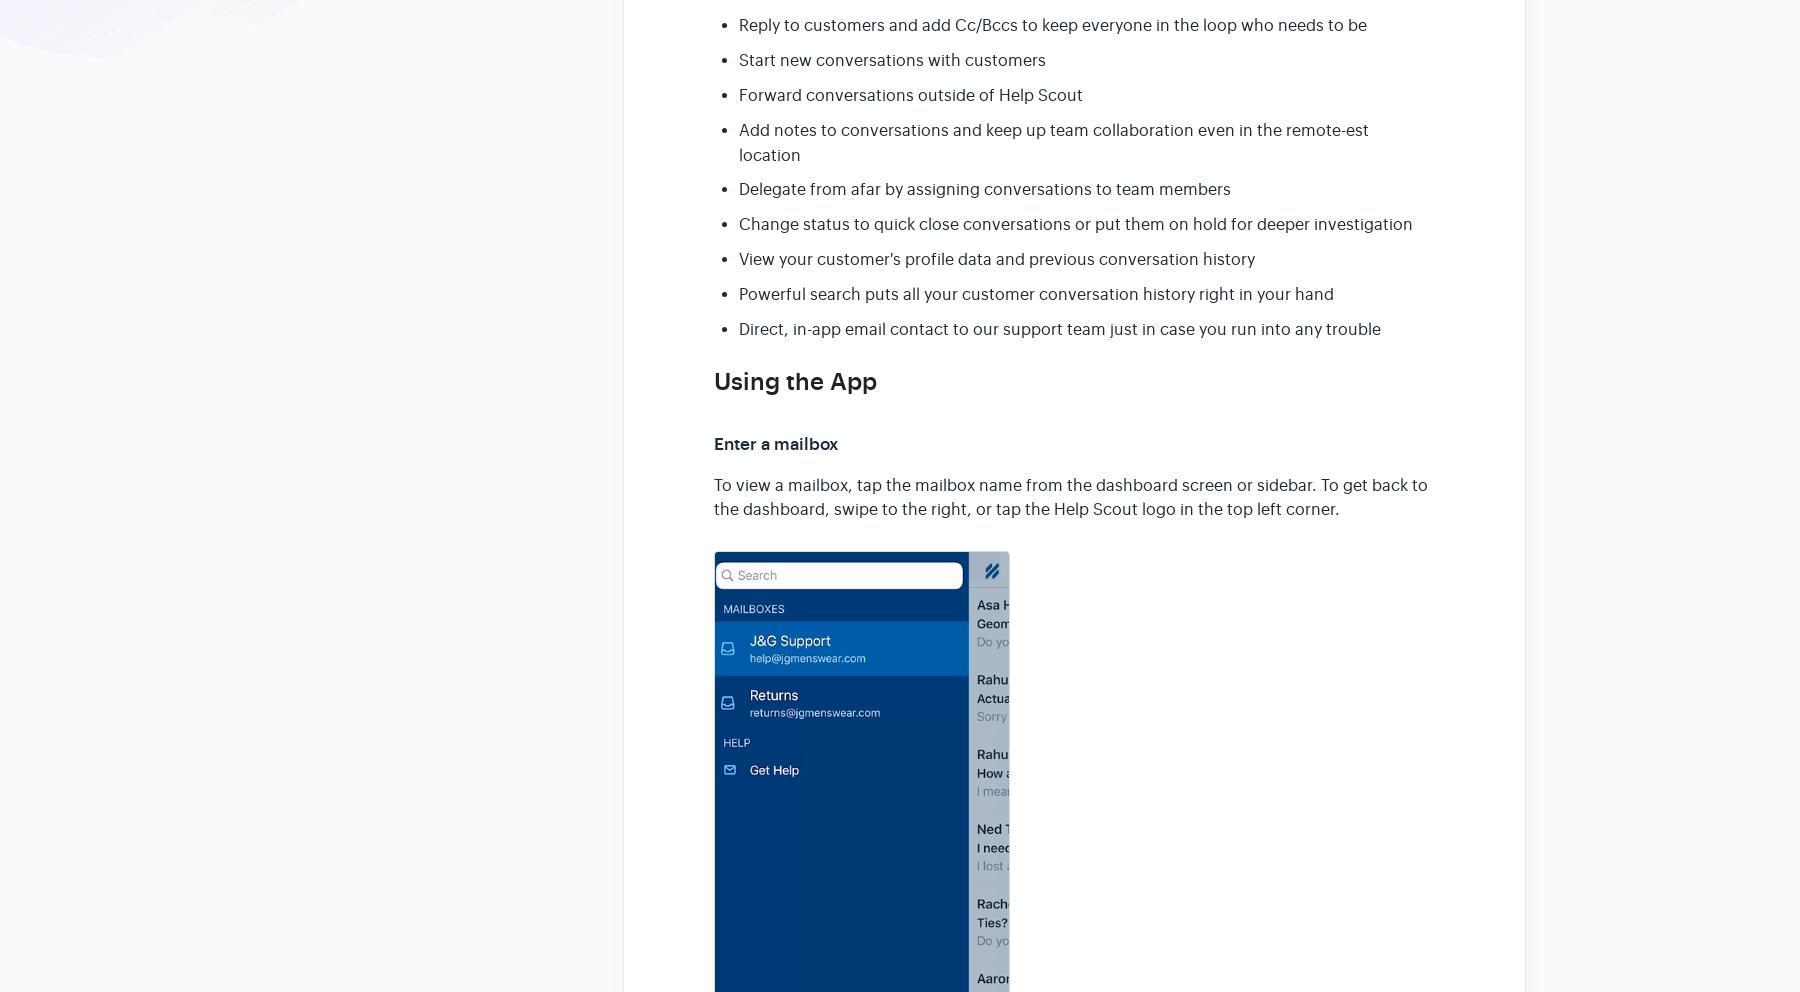 Image resolution: width=1800 pixels, height=992 pixels. Describe the element at coordinates (713, 382) in the screenshot. I see `'Using the App'` at that location.